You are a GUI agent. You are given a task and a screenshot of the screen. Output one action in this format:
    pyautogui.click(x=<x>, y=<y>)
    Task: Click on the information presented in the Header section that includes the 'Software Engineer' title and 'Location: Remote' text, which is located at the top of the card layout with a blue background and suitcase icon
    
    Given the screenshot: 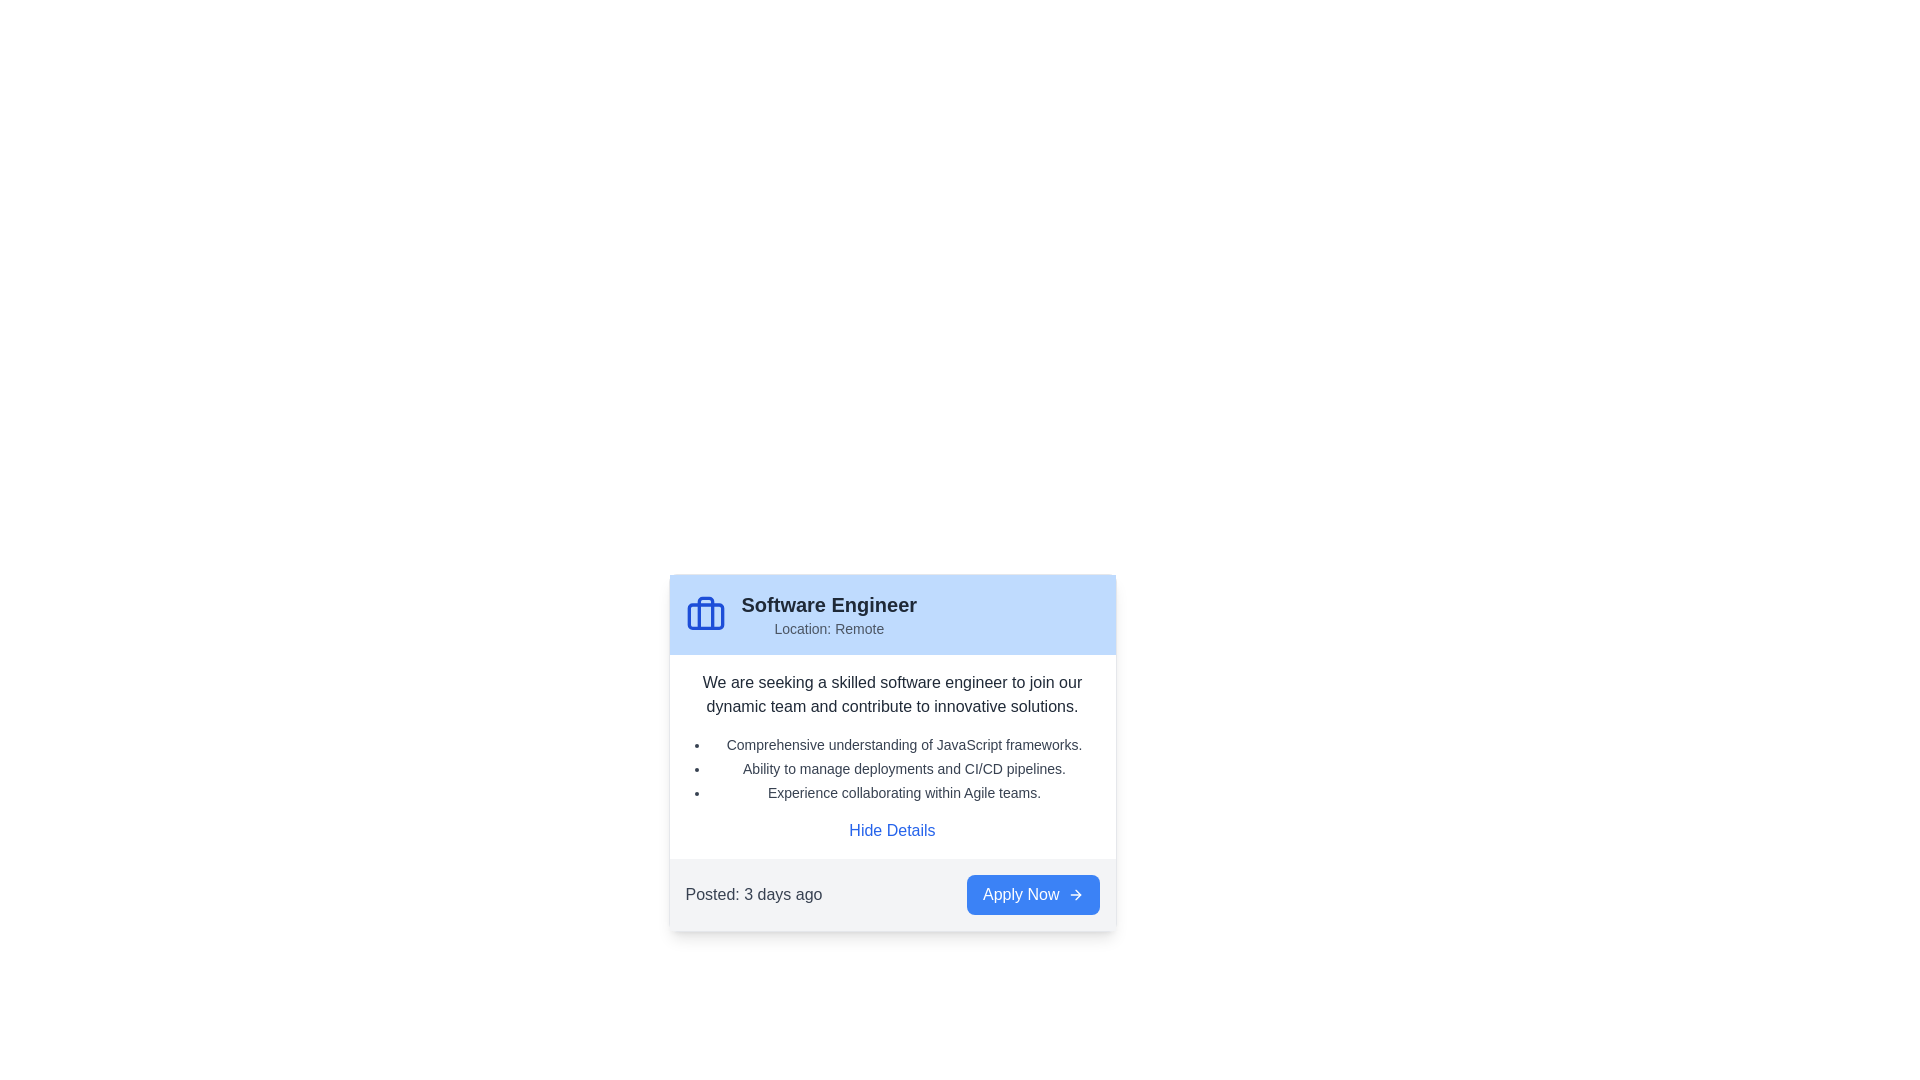 What is the action you would take?
    pyautogui.click(x=891, y=613)
    